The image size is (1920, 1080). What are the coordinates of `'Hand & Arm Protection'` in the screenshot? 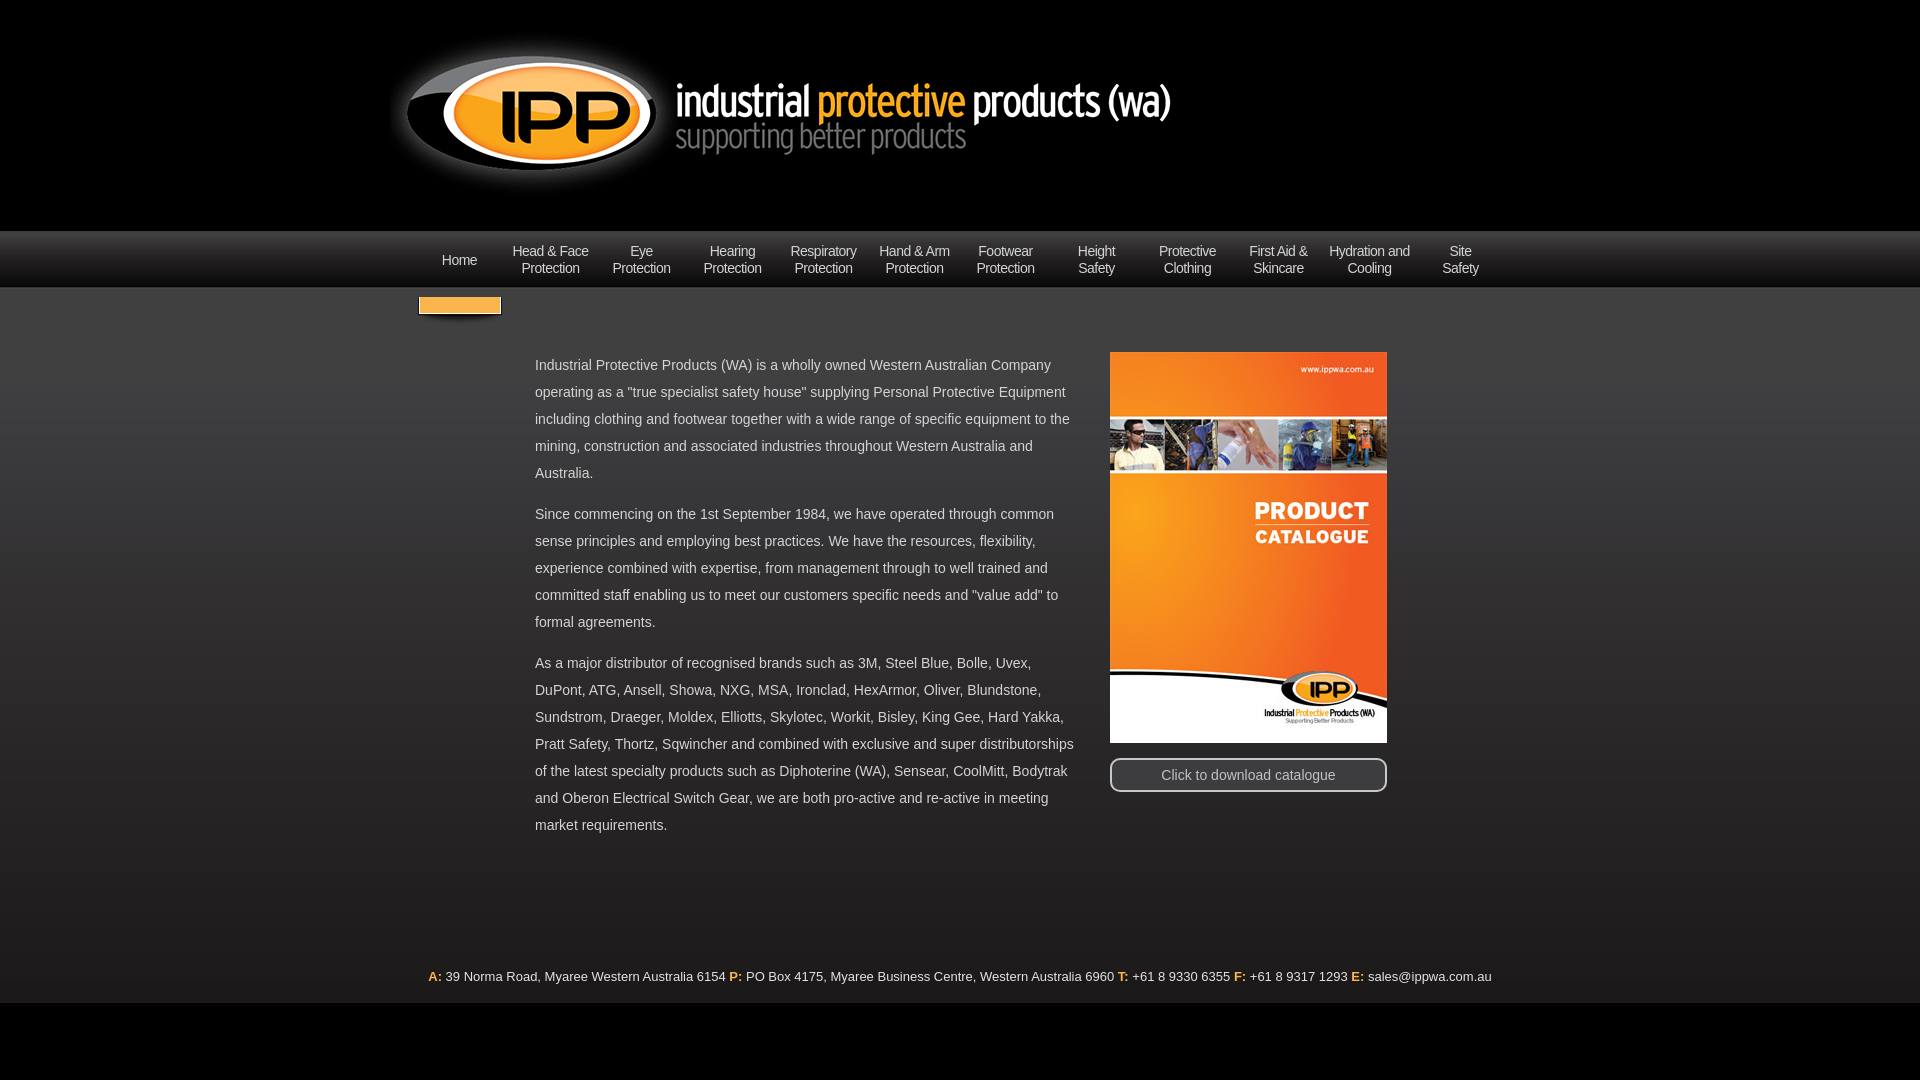 It's located at (913, 258).